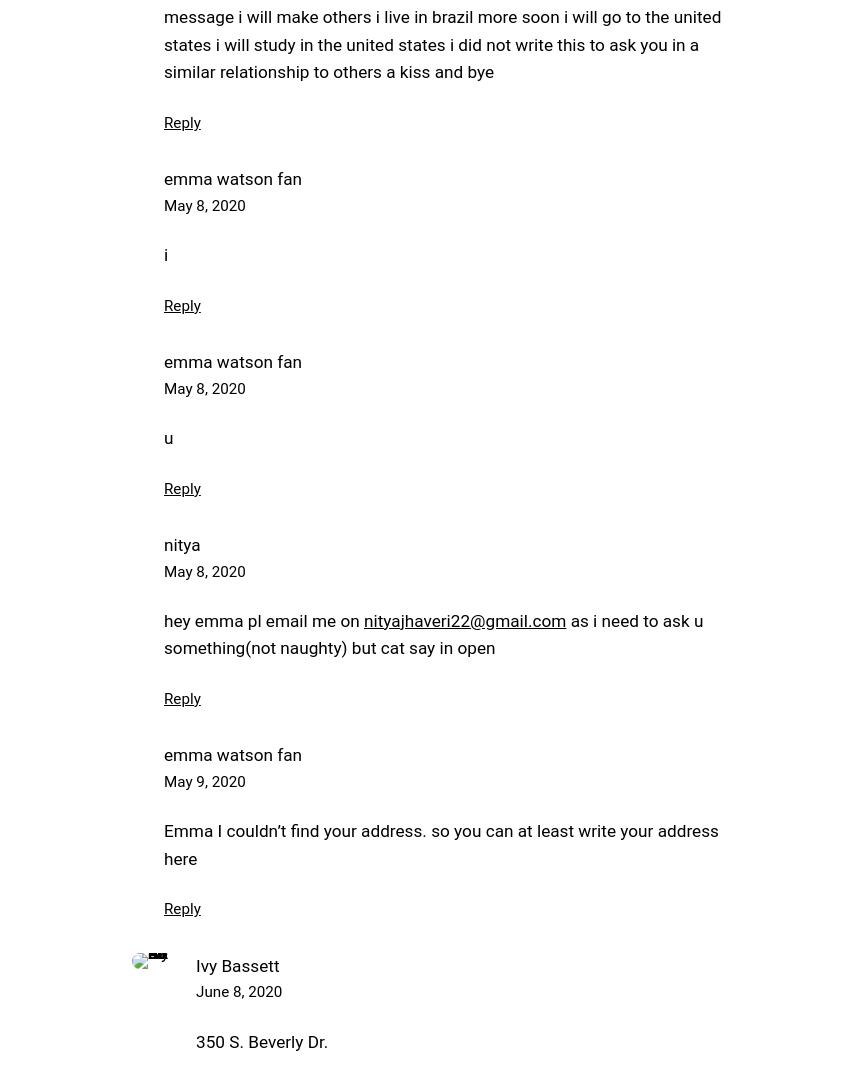  I want to click on 'Emma I couldn’t find your address. so you can at least write your address here', so click(163, 844).